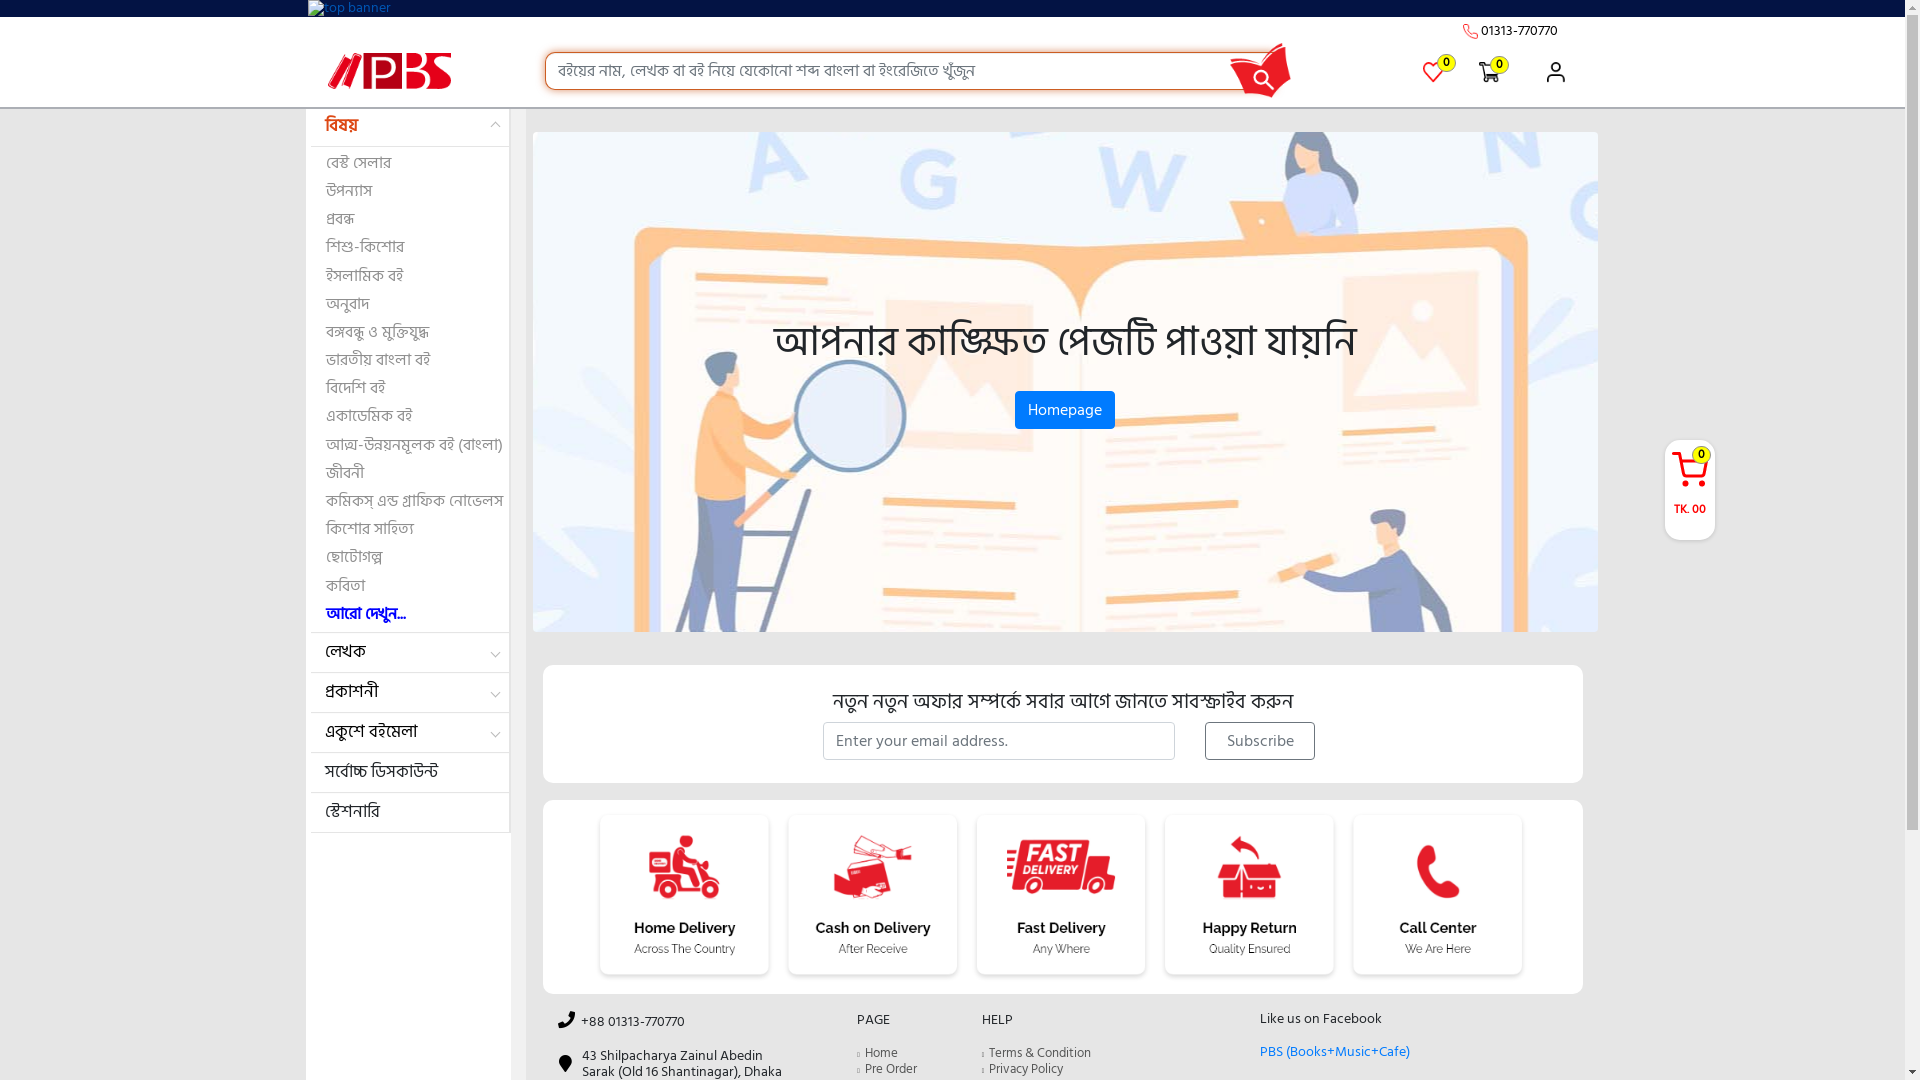 The image size is (1920, 1080). Describe the element at coordinates (1688, 486) in the screenshot. I see `'0` at that location.